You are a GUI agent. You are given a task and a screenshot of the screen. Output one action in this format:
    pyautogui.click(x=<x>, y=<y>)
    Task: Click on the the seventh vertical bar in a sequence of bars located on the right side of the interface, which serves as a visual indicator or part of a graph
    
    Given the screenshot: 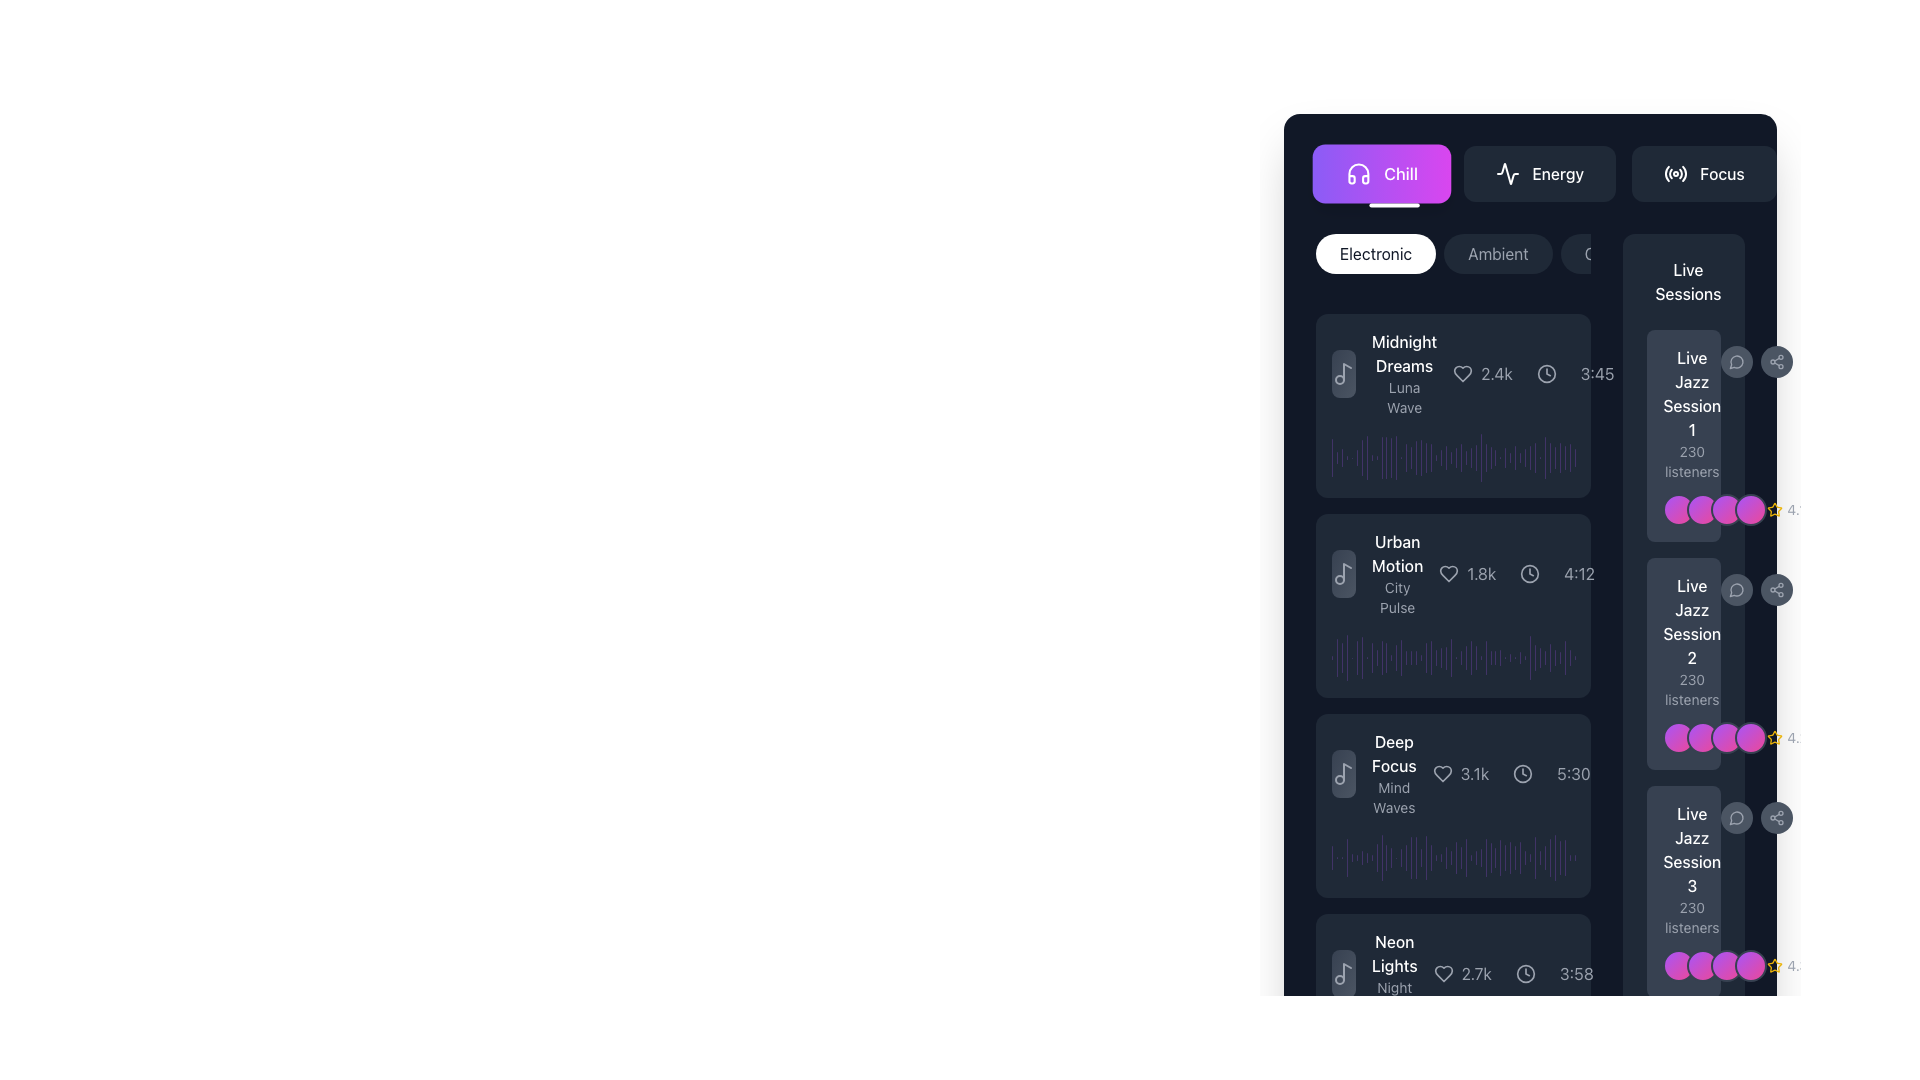 What is the action you would take?
    pyautogui.click(x=1361, y=856)
    